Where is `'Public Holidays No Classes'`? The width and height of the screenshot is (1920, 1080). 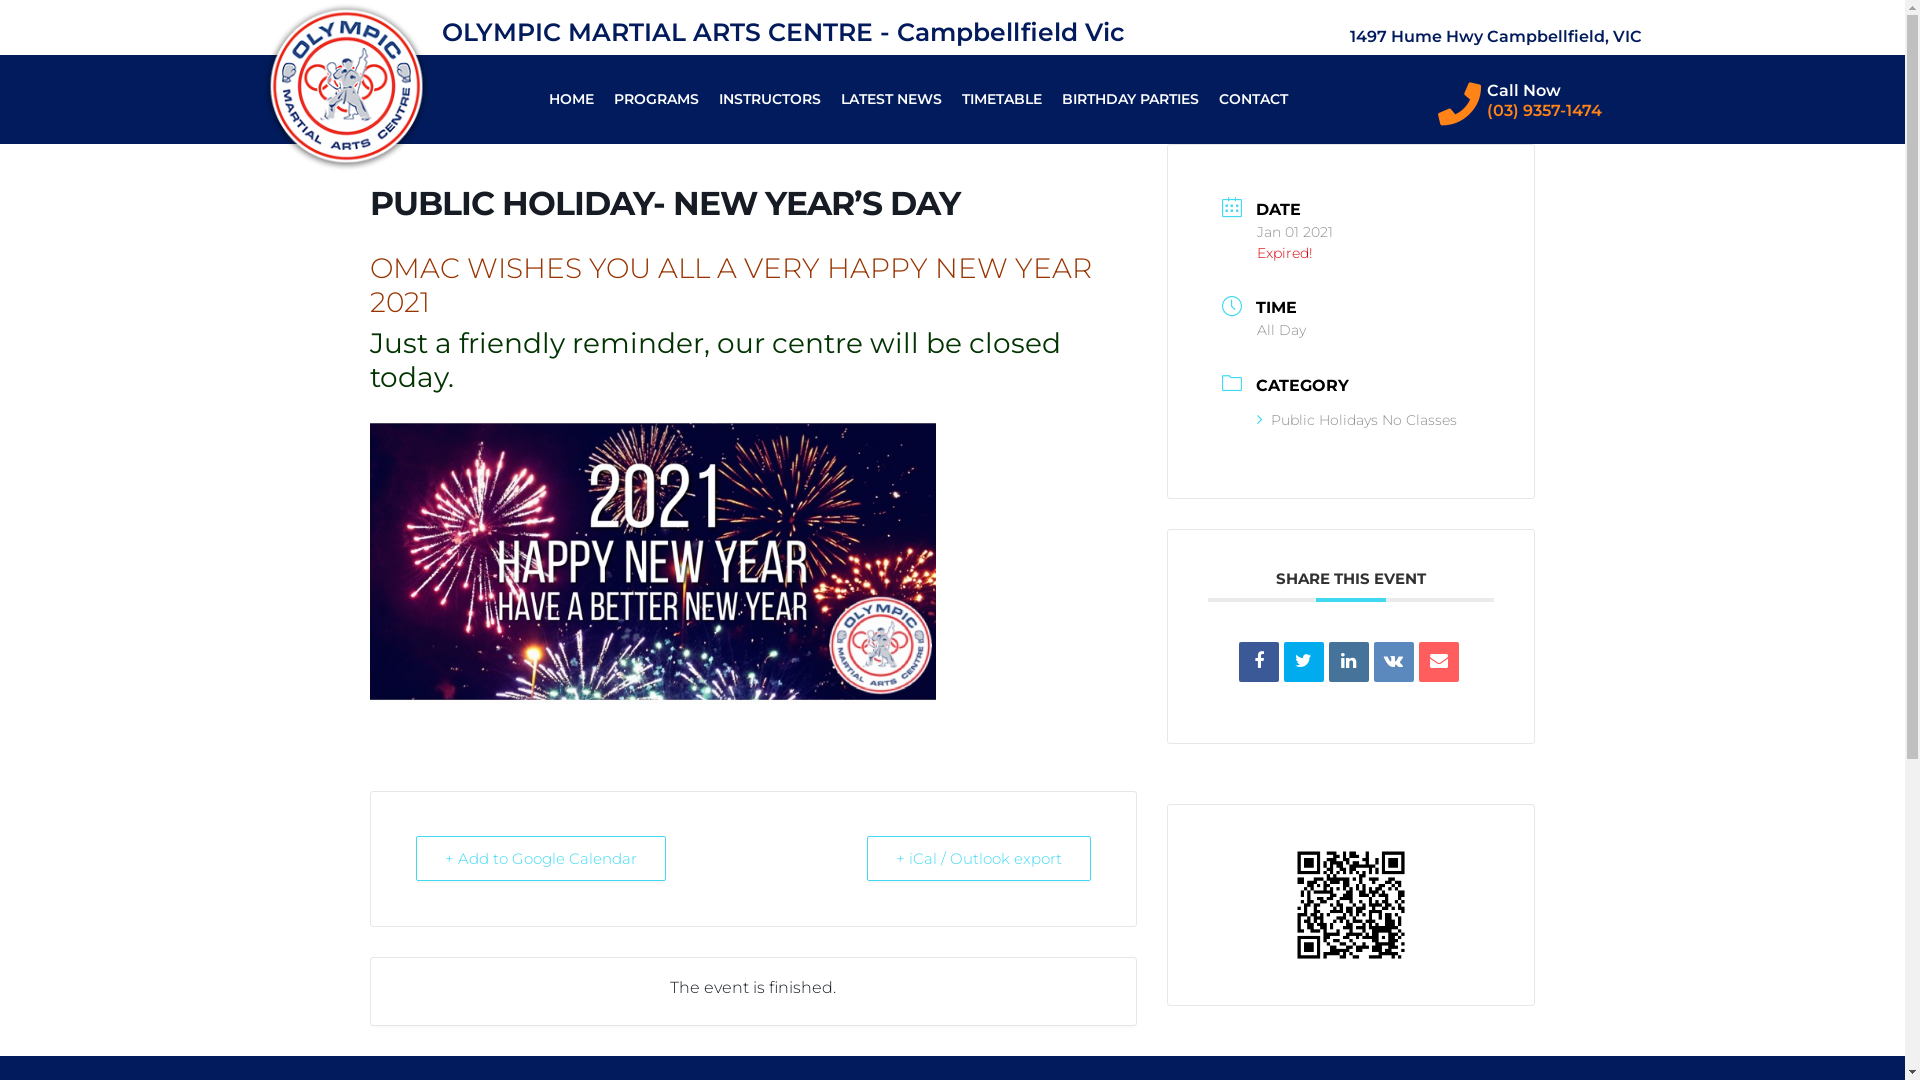 'Public Holidays No Classes' is located at coordinates (1357, 419).